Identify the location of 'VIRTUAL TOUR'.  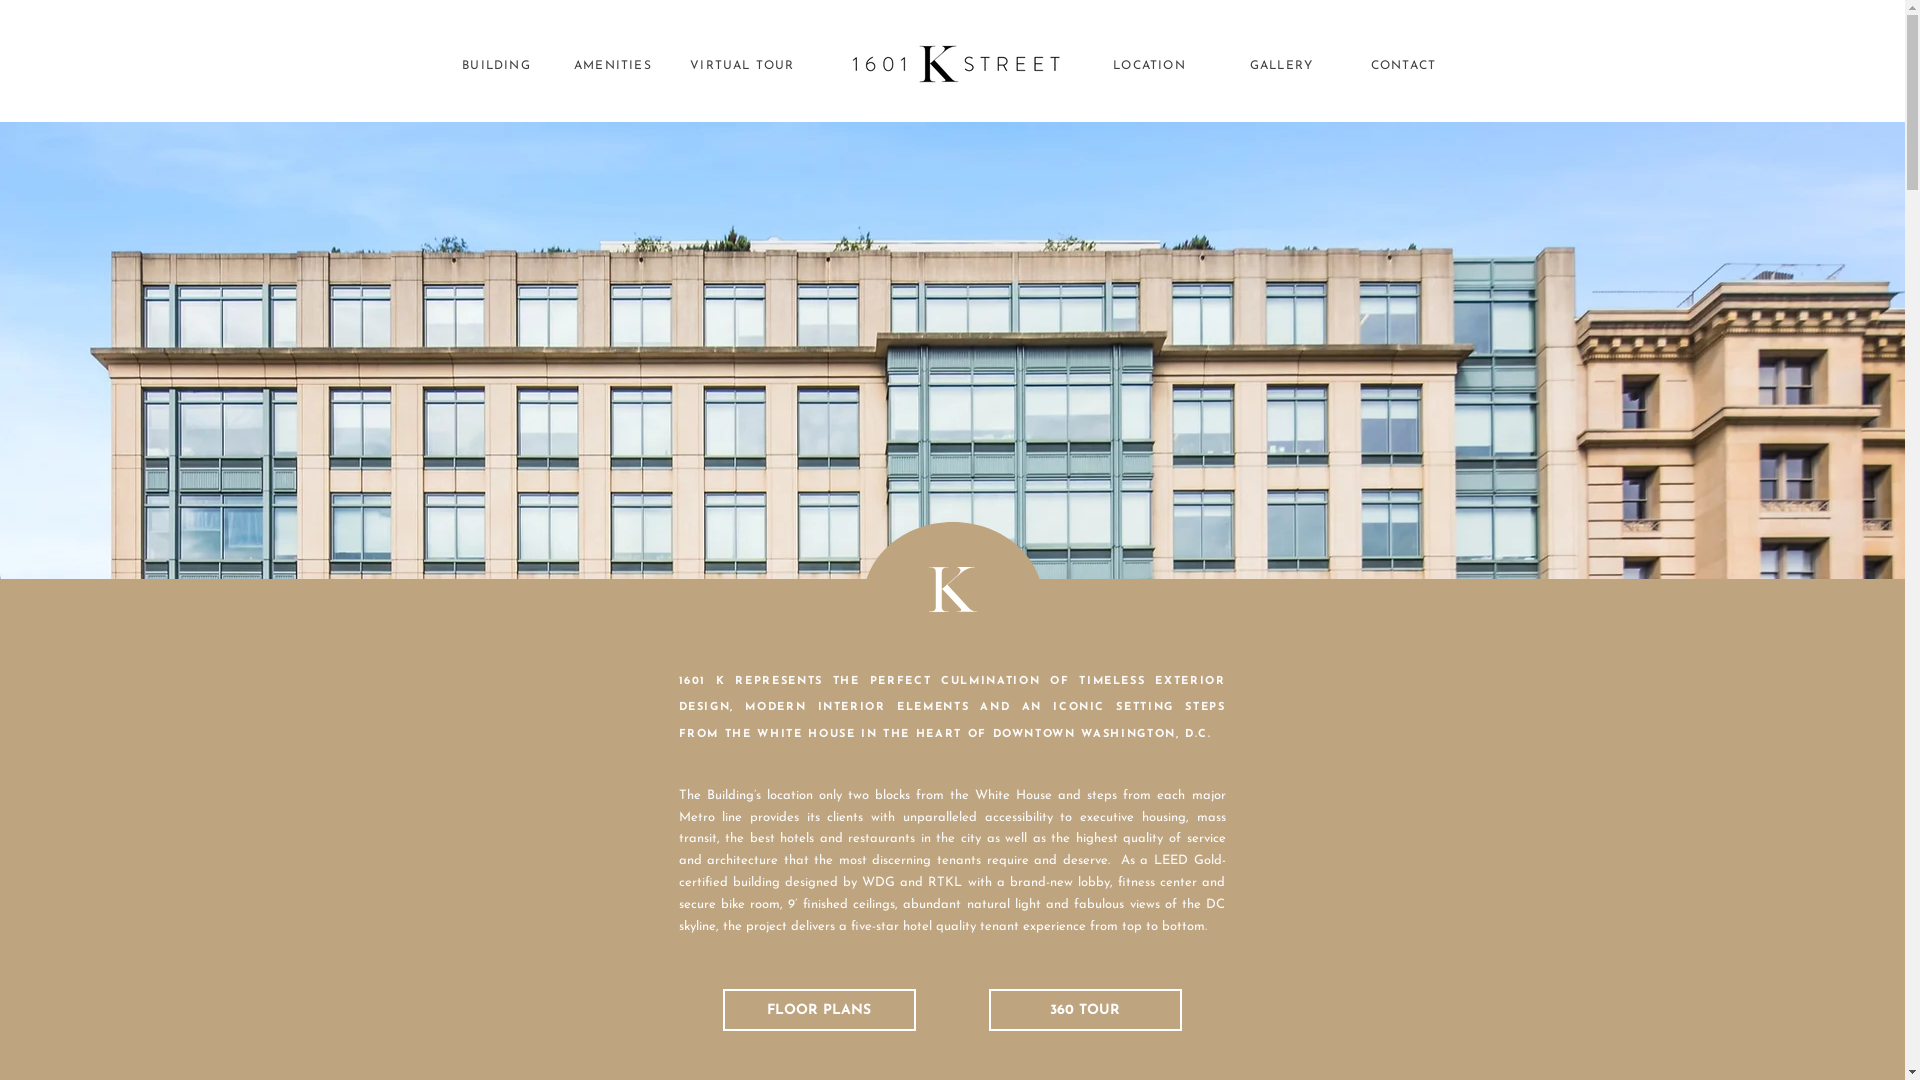
(743, 64).